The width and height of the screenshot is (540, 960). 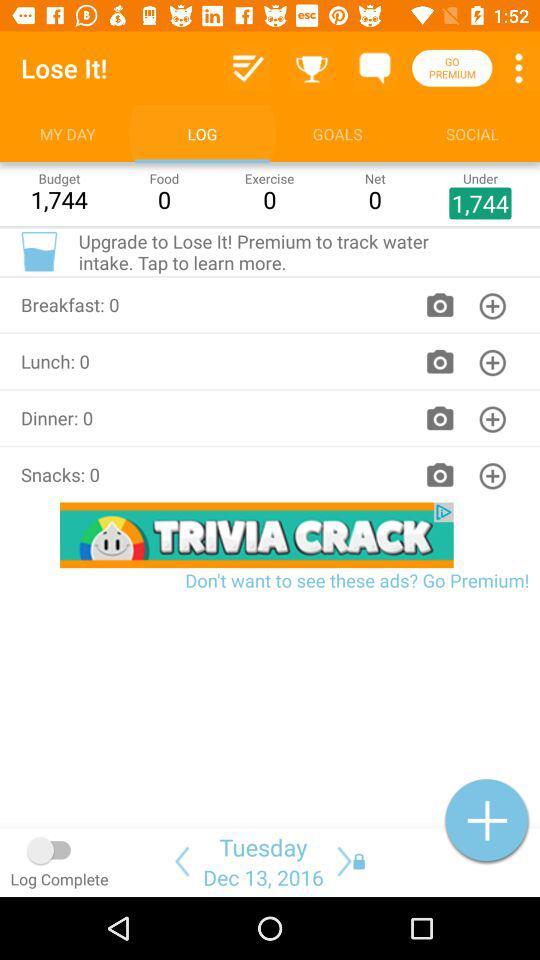 I want to click on icon in fourth row, so click(x=492, y=475).